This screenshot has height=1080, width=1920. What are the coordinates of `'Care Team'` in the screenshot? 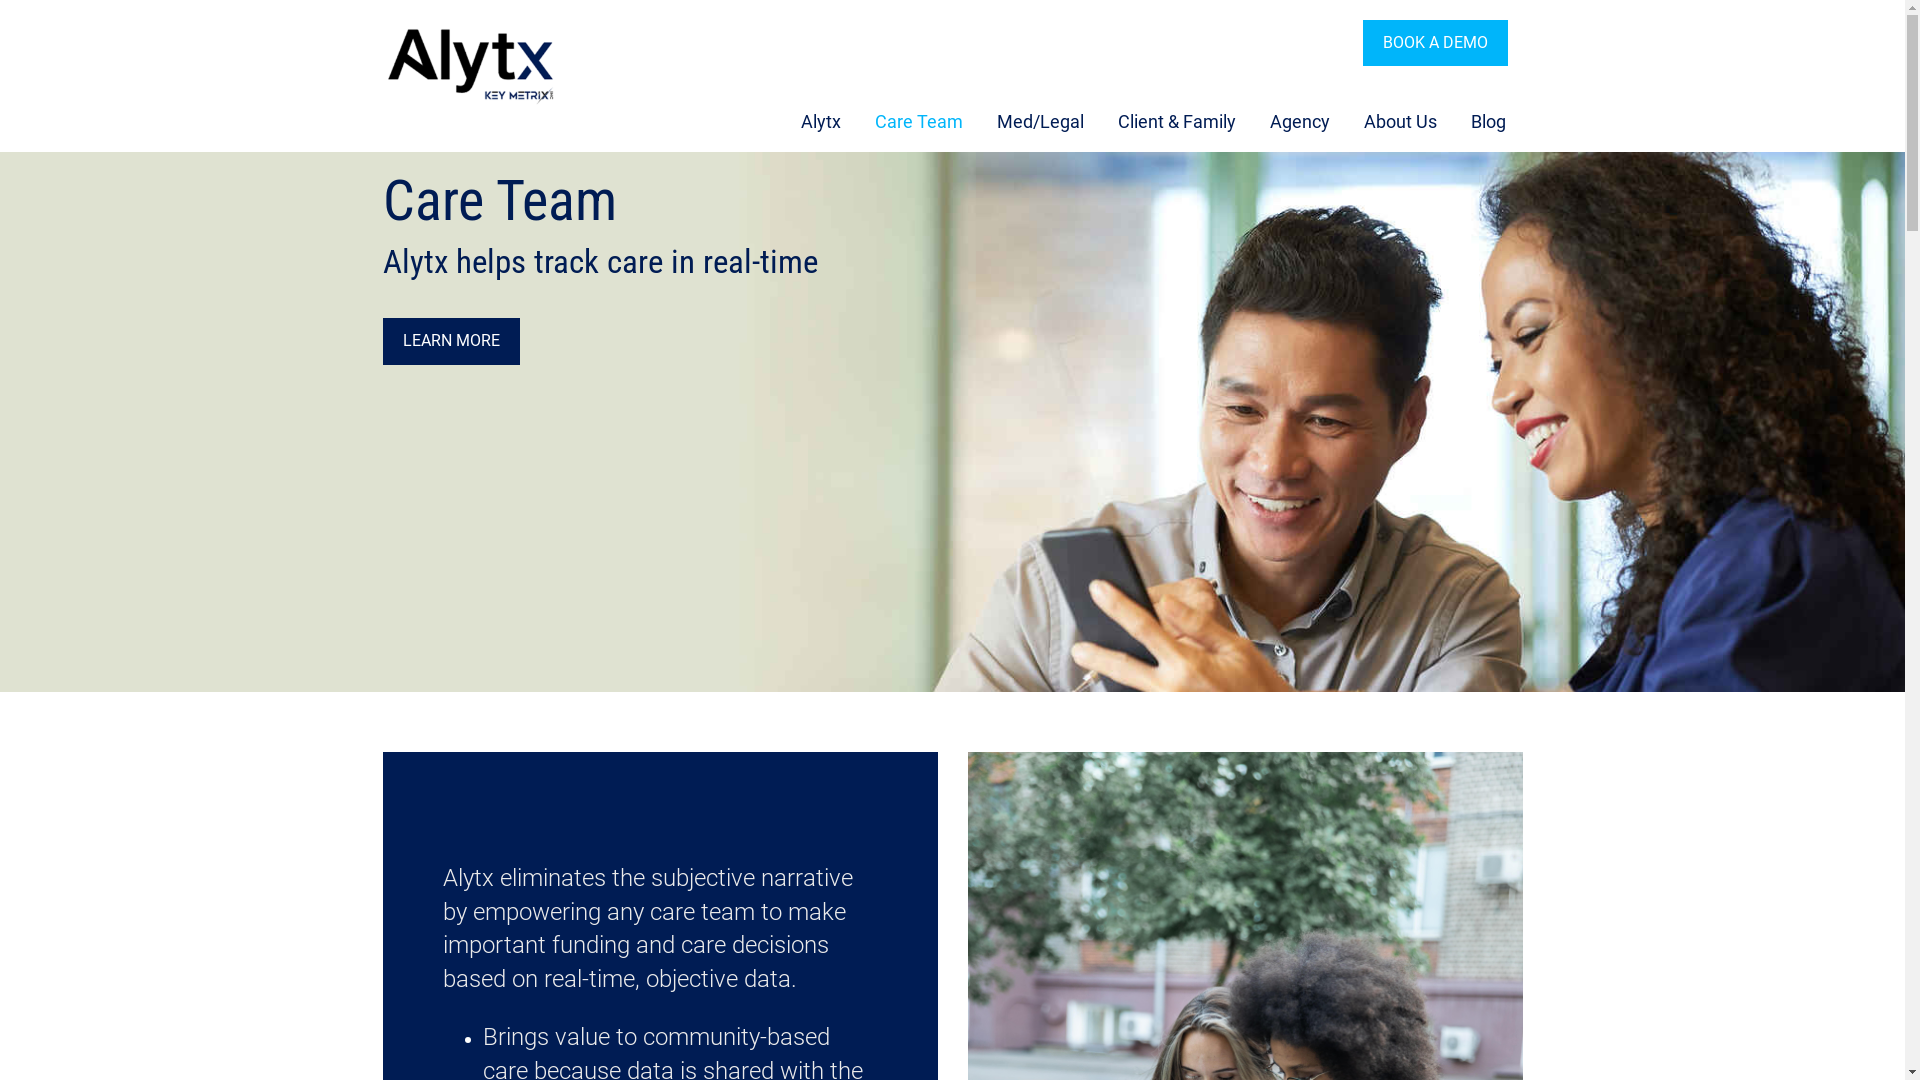 It's located at (854, 122).